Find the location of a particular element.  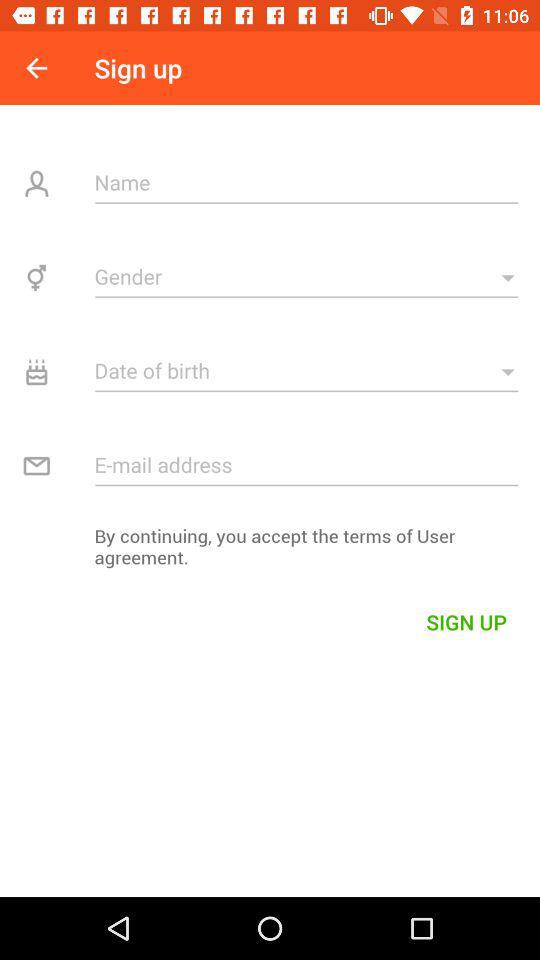

by continuing you is located at coordinates (270, 551).